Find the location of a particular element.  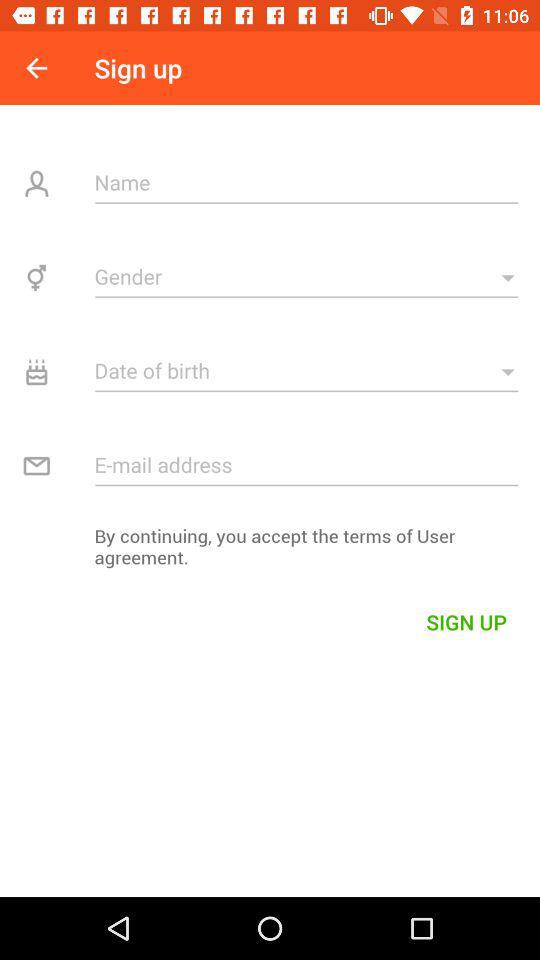

by continuing you is located at coordinates (270, 551).